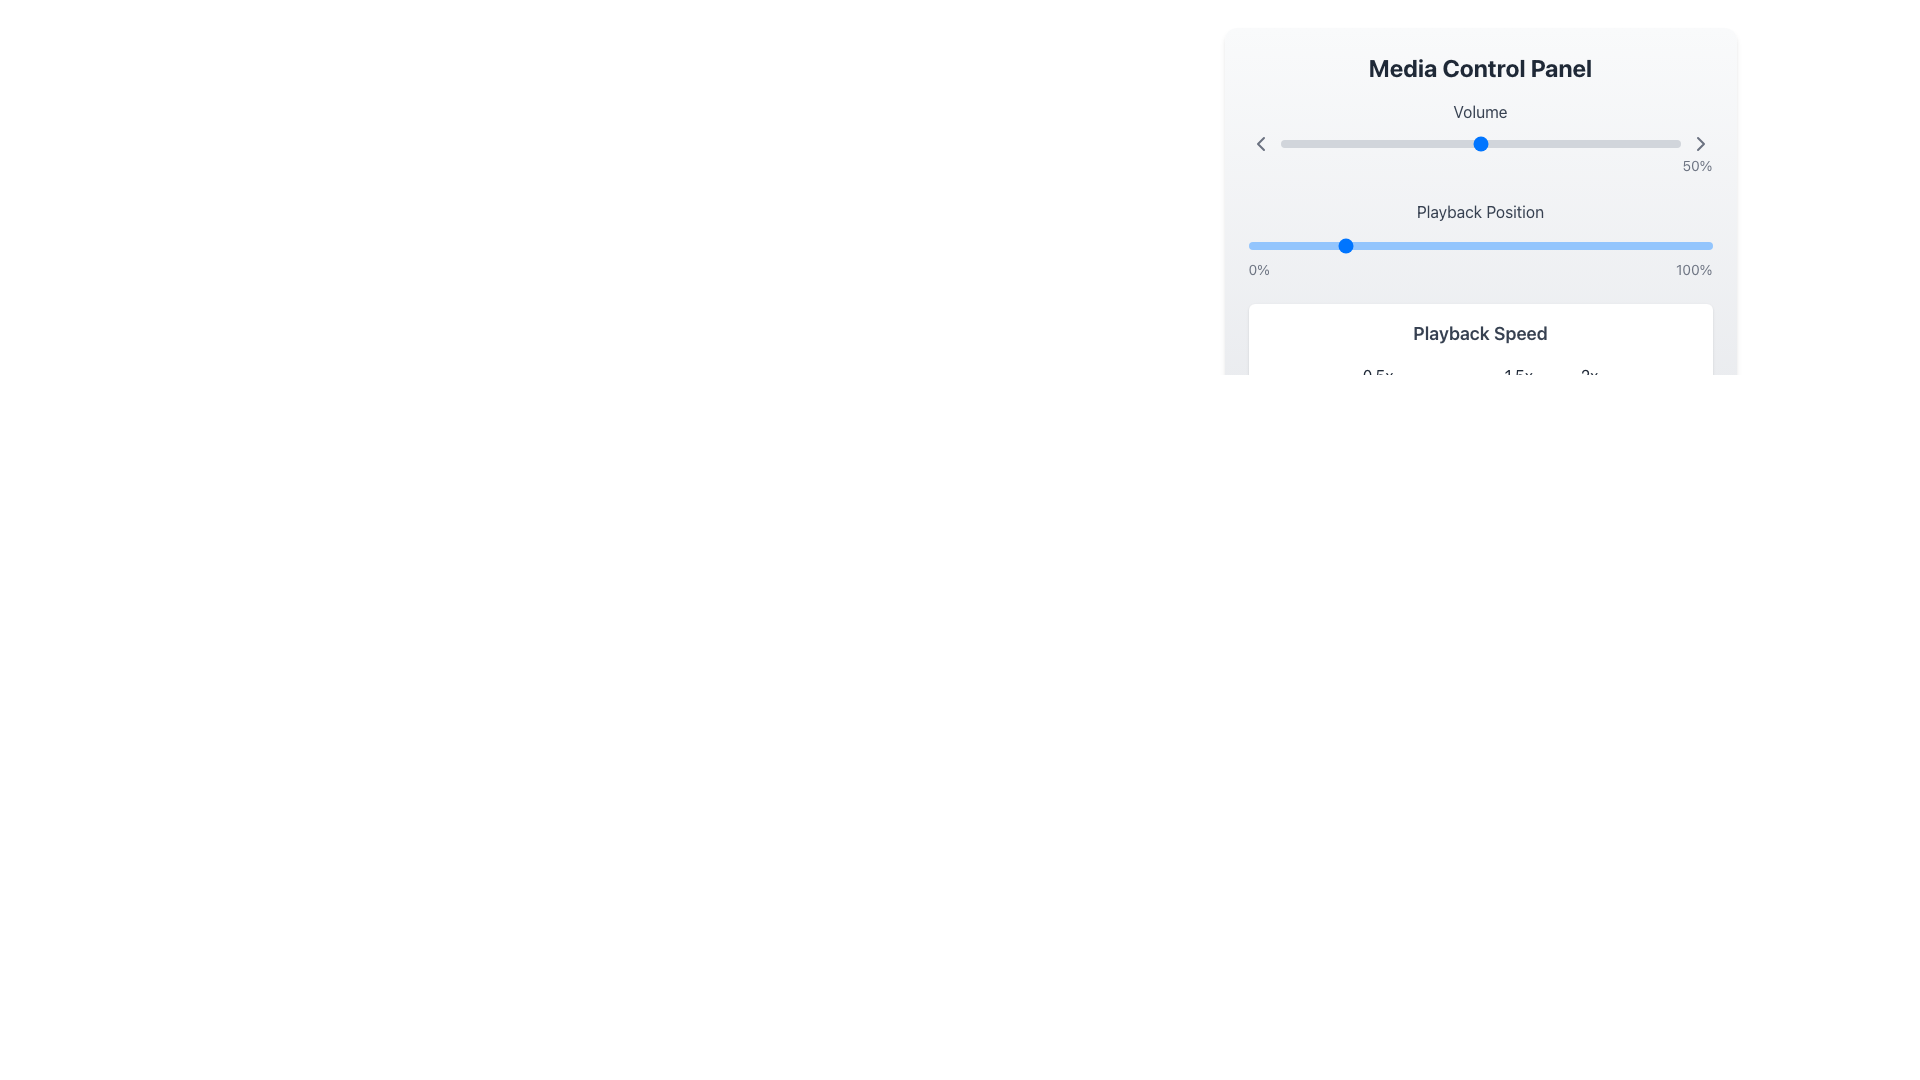  Describe the element at coordinates (1693, 270) in the screenshot. I see `the label displaying '100%' located at the bottom-right of the playback position slider` at that location.